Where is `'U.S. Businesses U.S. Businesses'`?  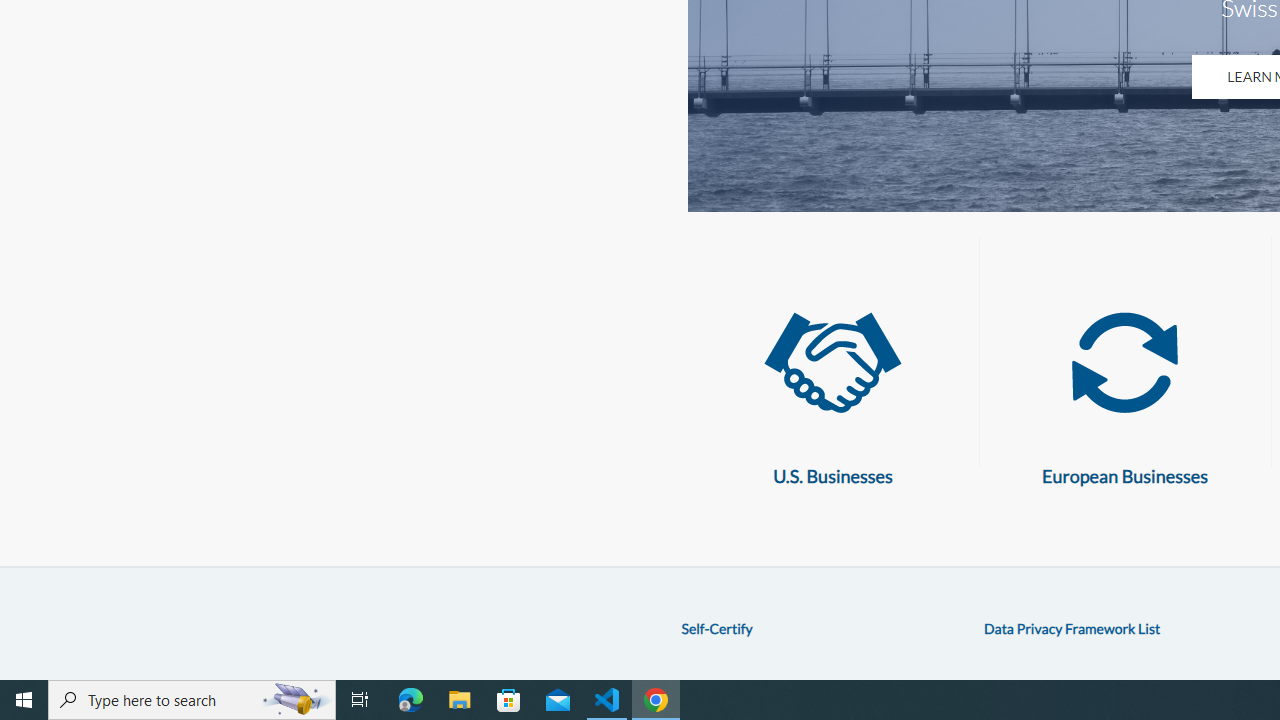
'U.S. Businesses U.S. Businesses' is located at coordinates (832, 389).